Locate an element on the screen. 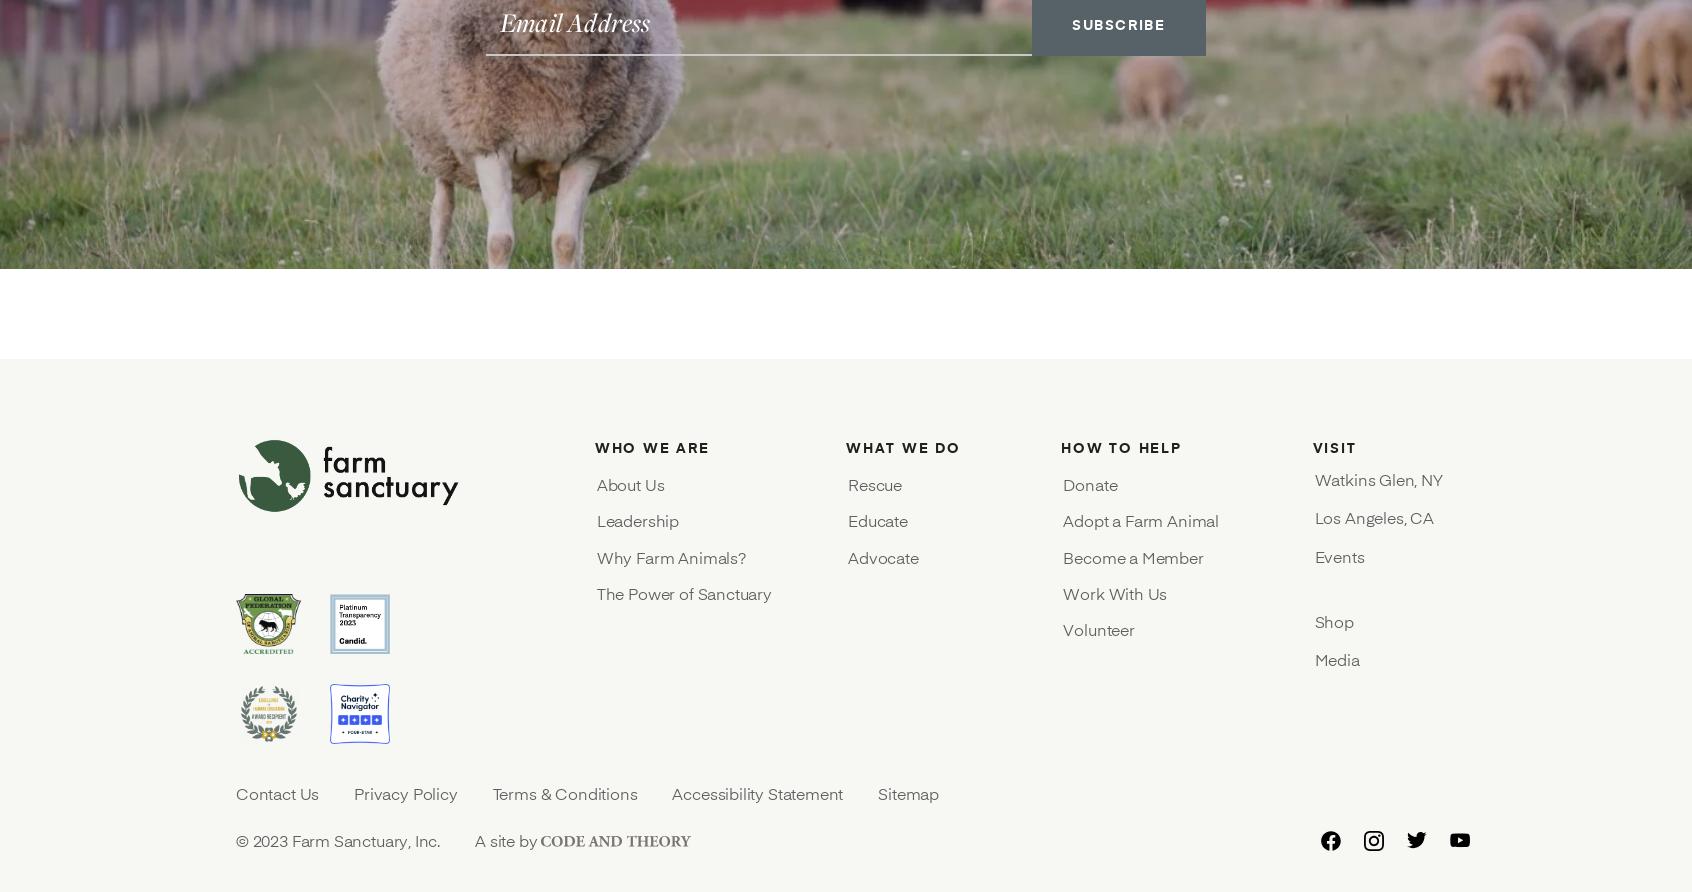 Image resolution: width=1692 pixels, height=892 pixels. 'Shop' is located at coordinates (1313, 620).